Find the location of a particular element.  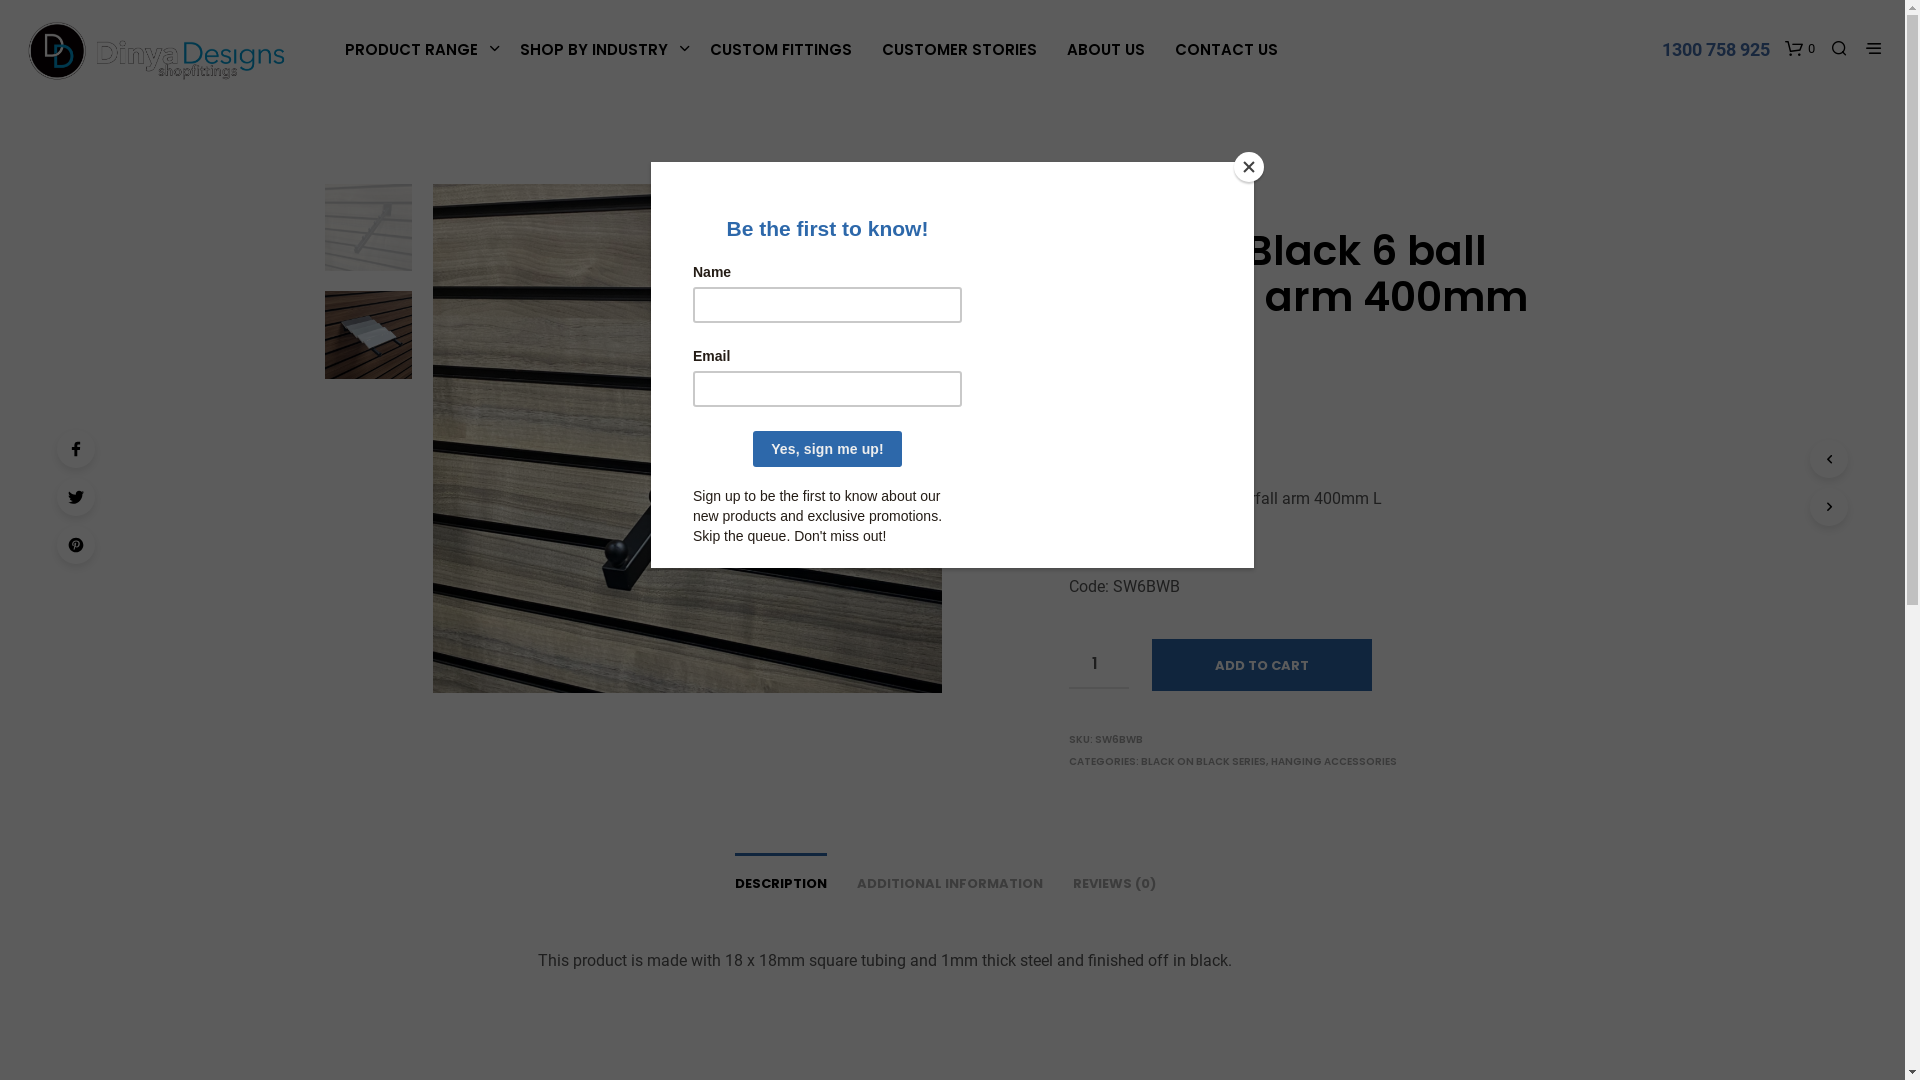

'SHOP BY INDUSTRY' is located at coordinates (593, 49).